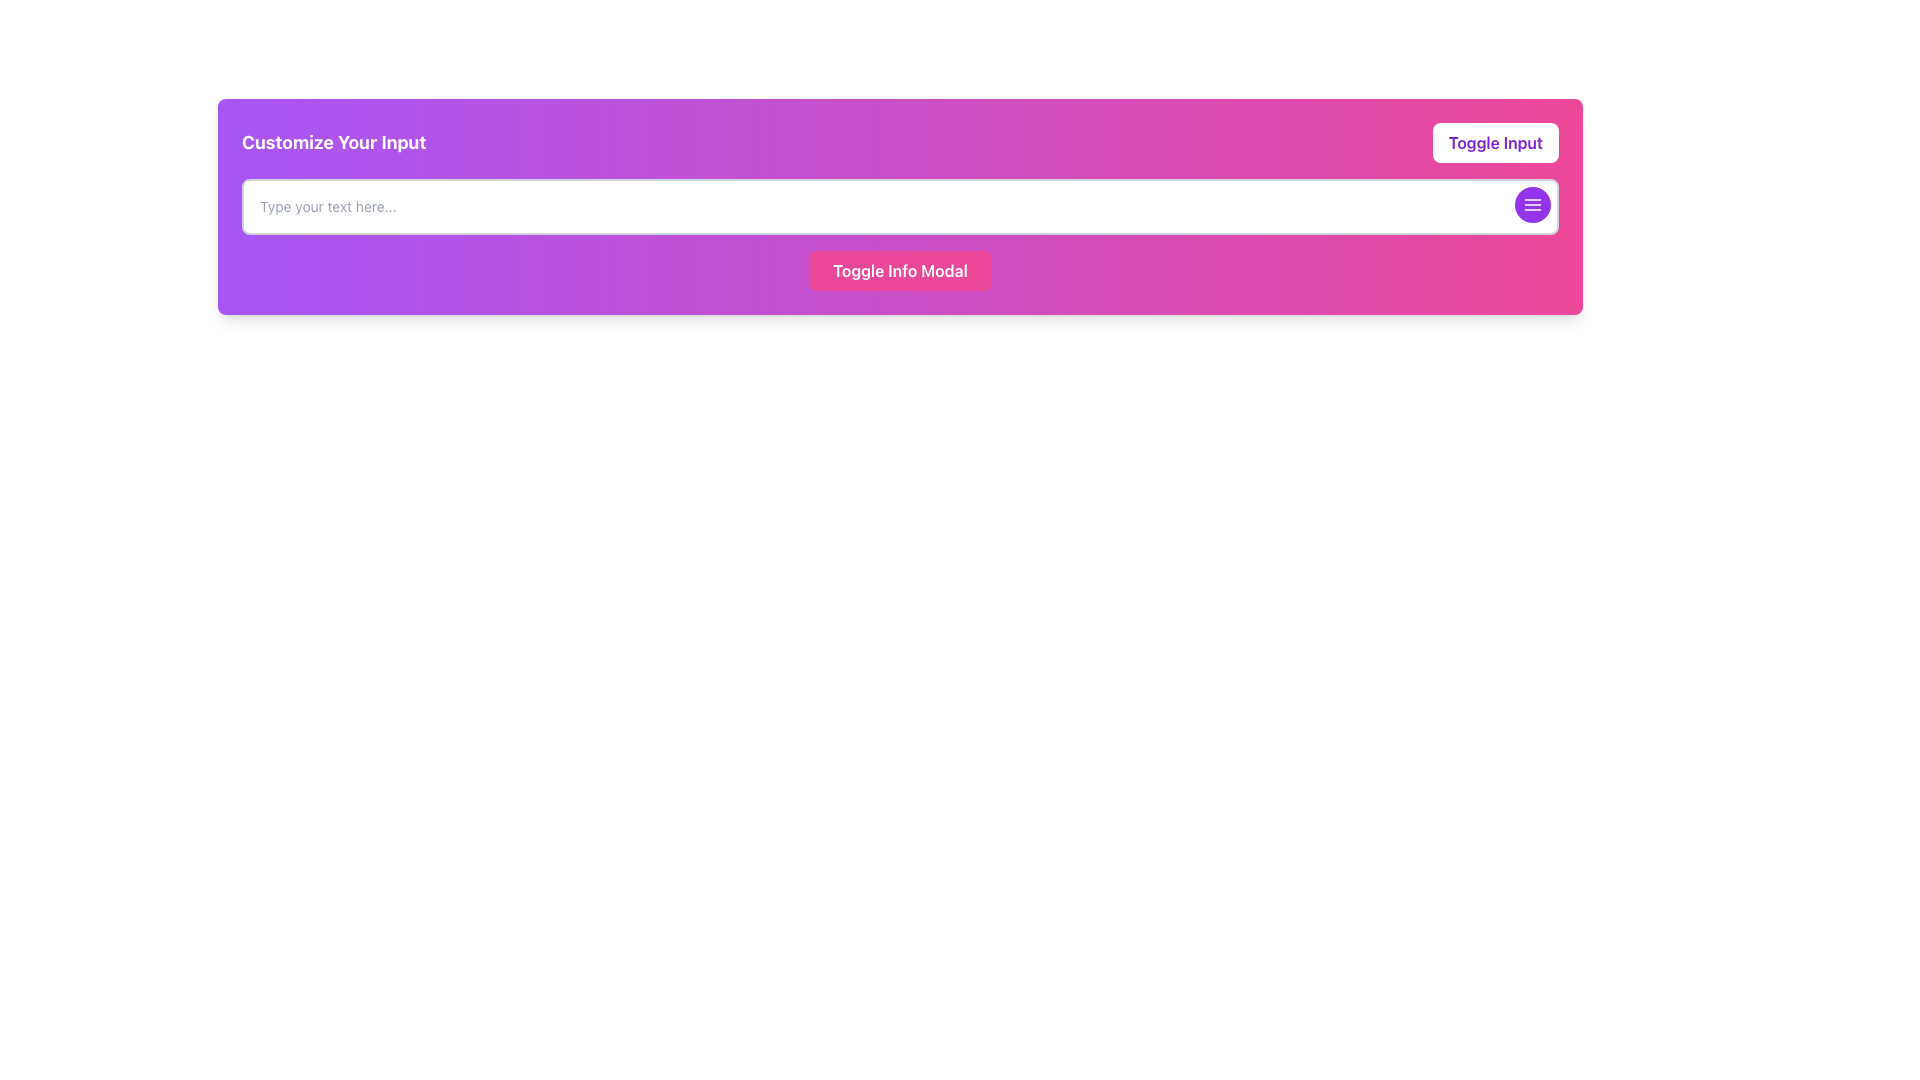 The height and width of the screenshot is (1080, 1920). I want to click on the toggle button located in the top right of the 'Customize Your Input' section, so click(1495, 141).